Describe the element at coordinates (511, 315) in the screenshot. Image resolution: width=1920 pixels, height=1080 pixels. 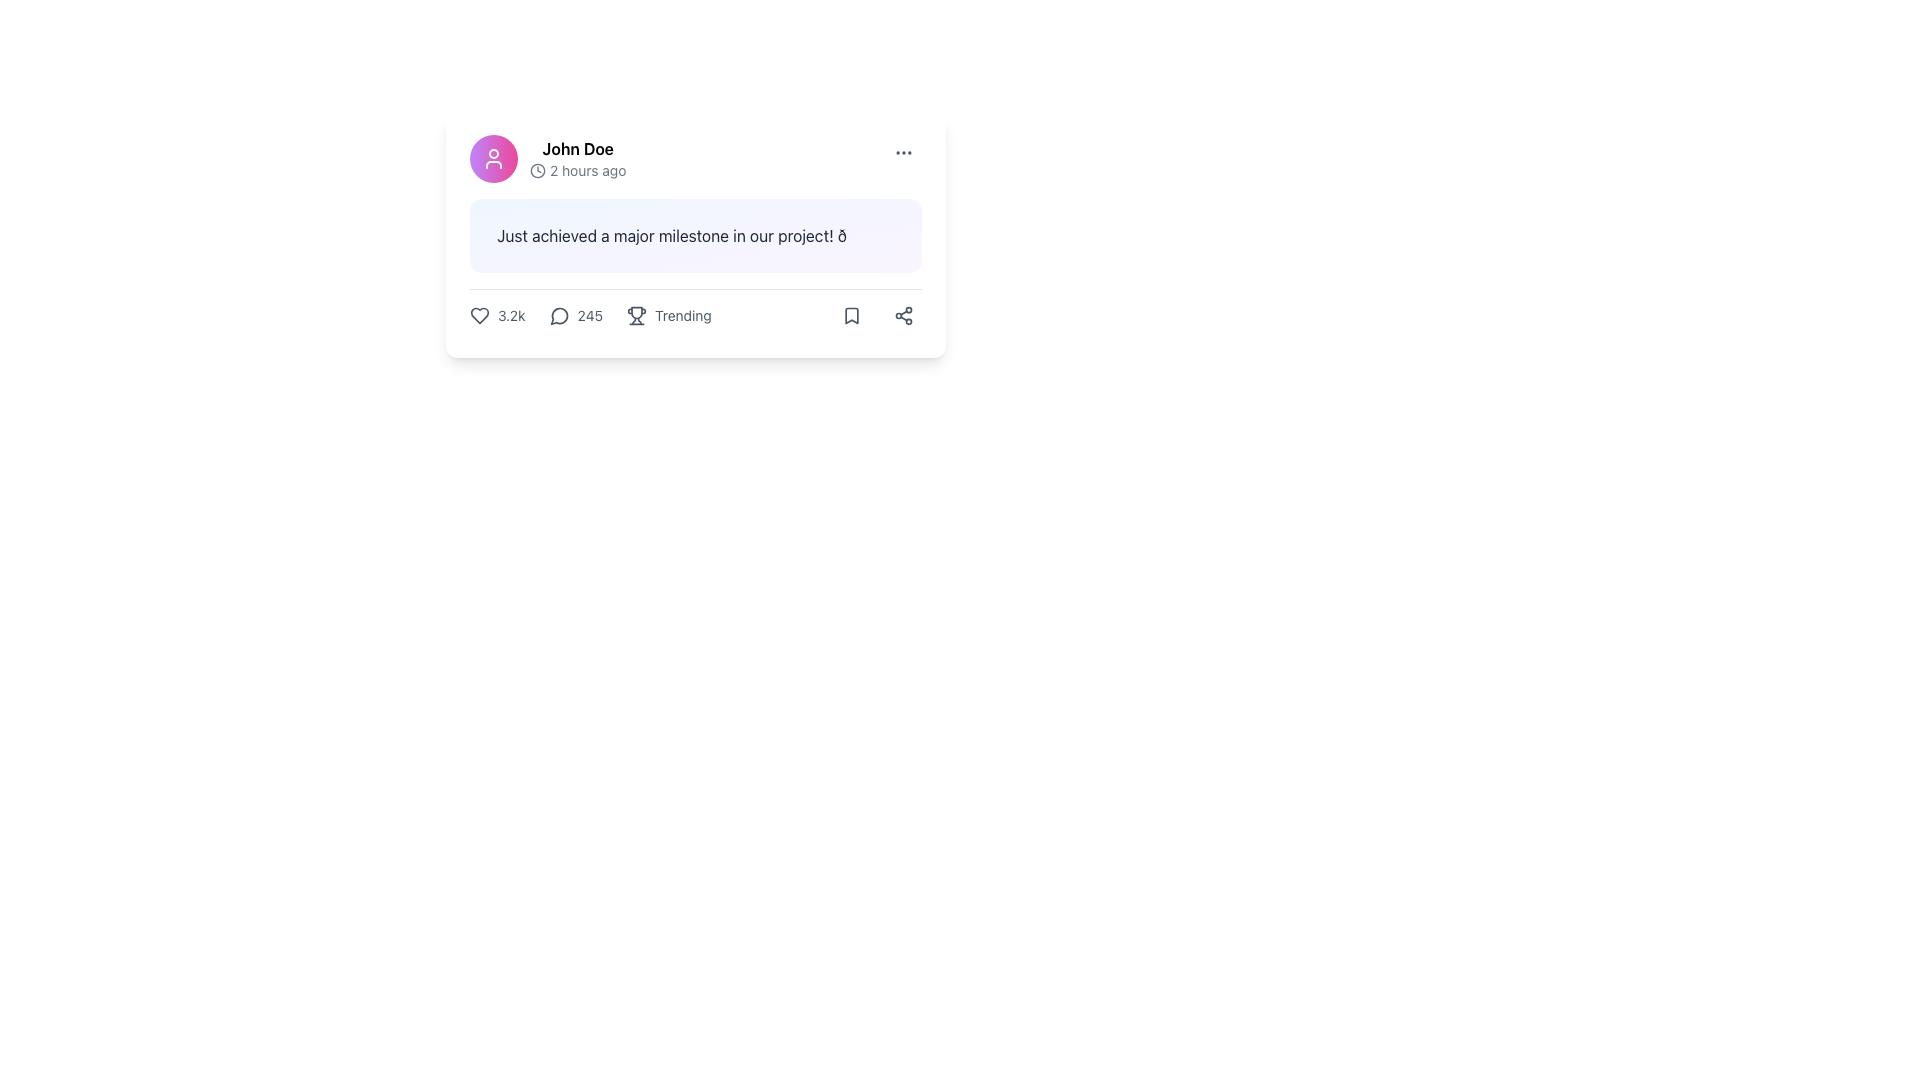
I see `the numerical indicator displayed next to the heart icon, which represents the count of likes or favorites` at that location.